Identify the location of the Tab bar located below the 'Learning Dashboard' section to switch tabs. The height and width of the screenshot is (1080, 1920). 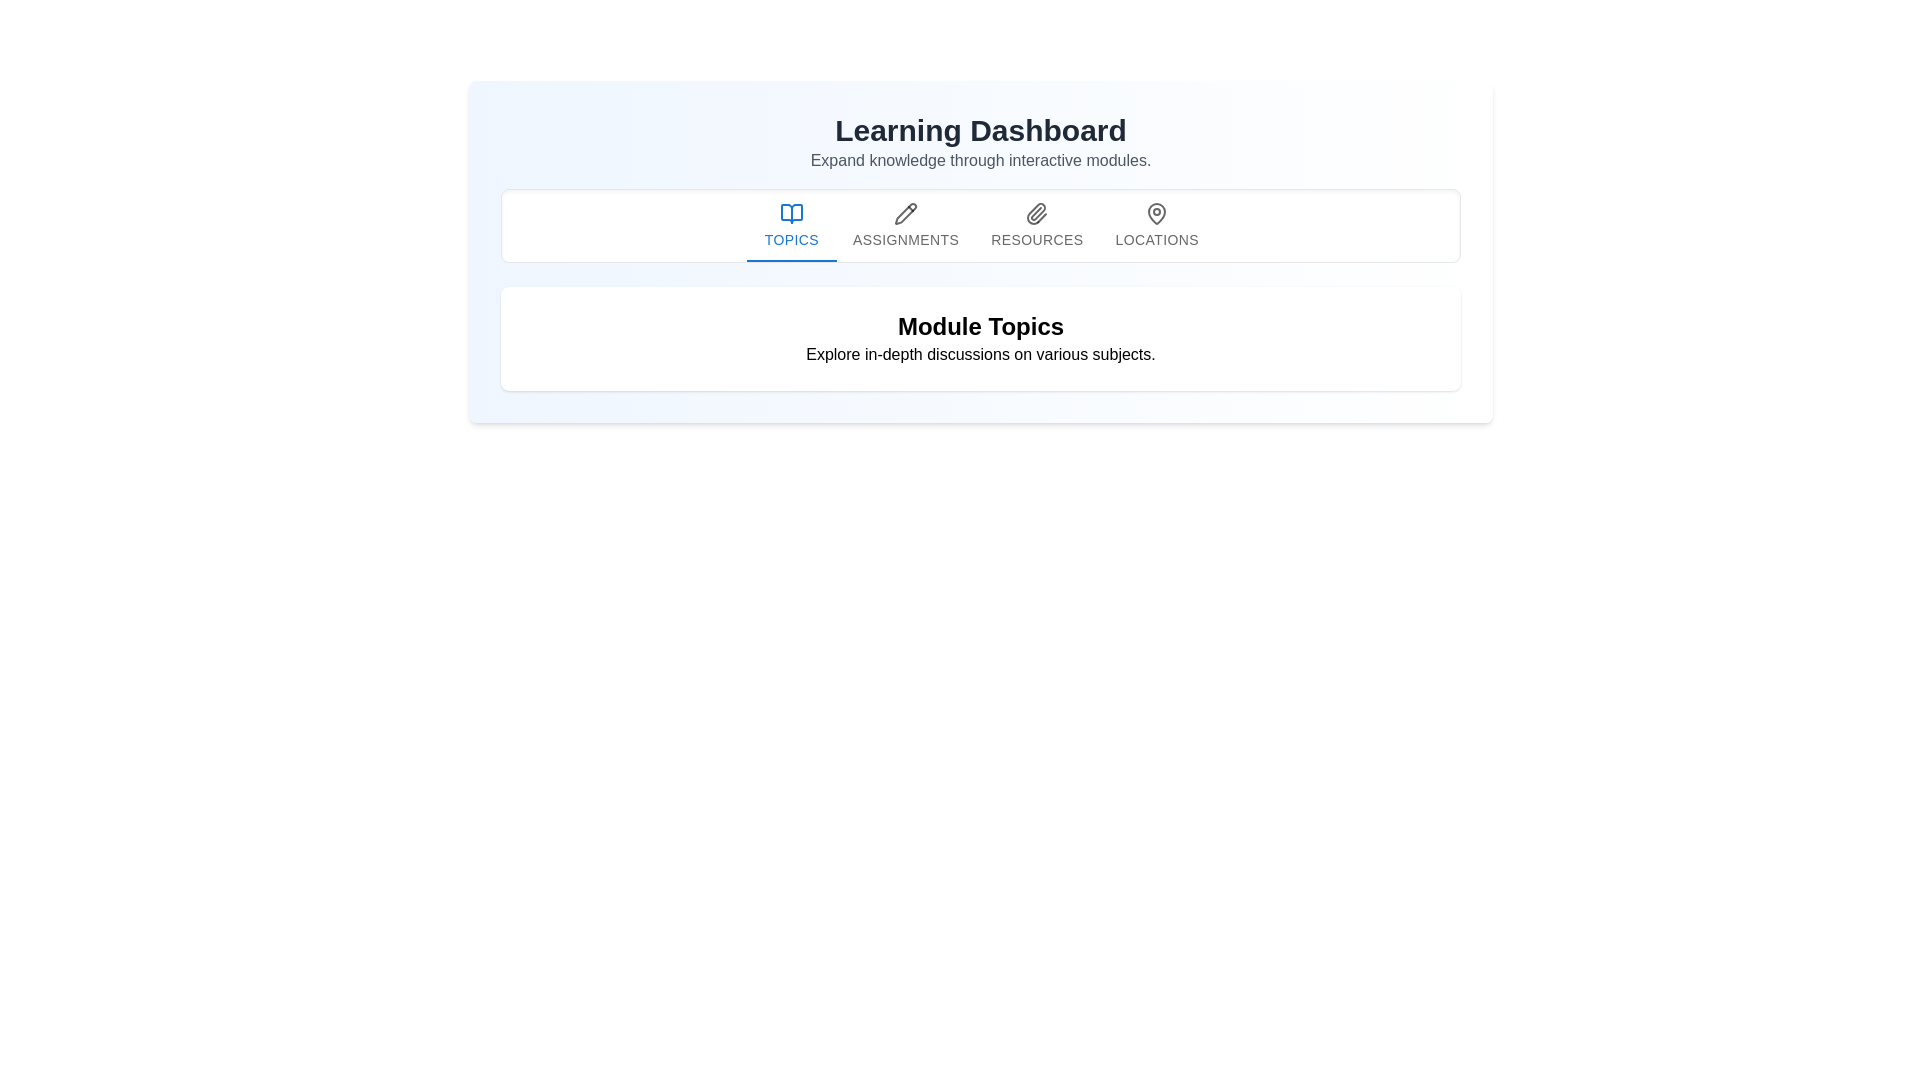
(980, 225).